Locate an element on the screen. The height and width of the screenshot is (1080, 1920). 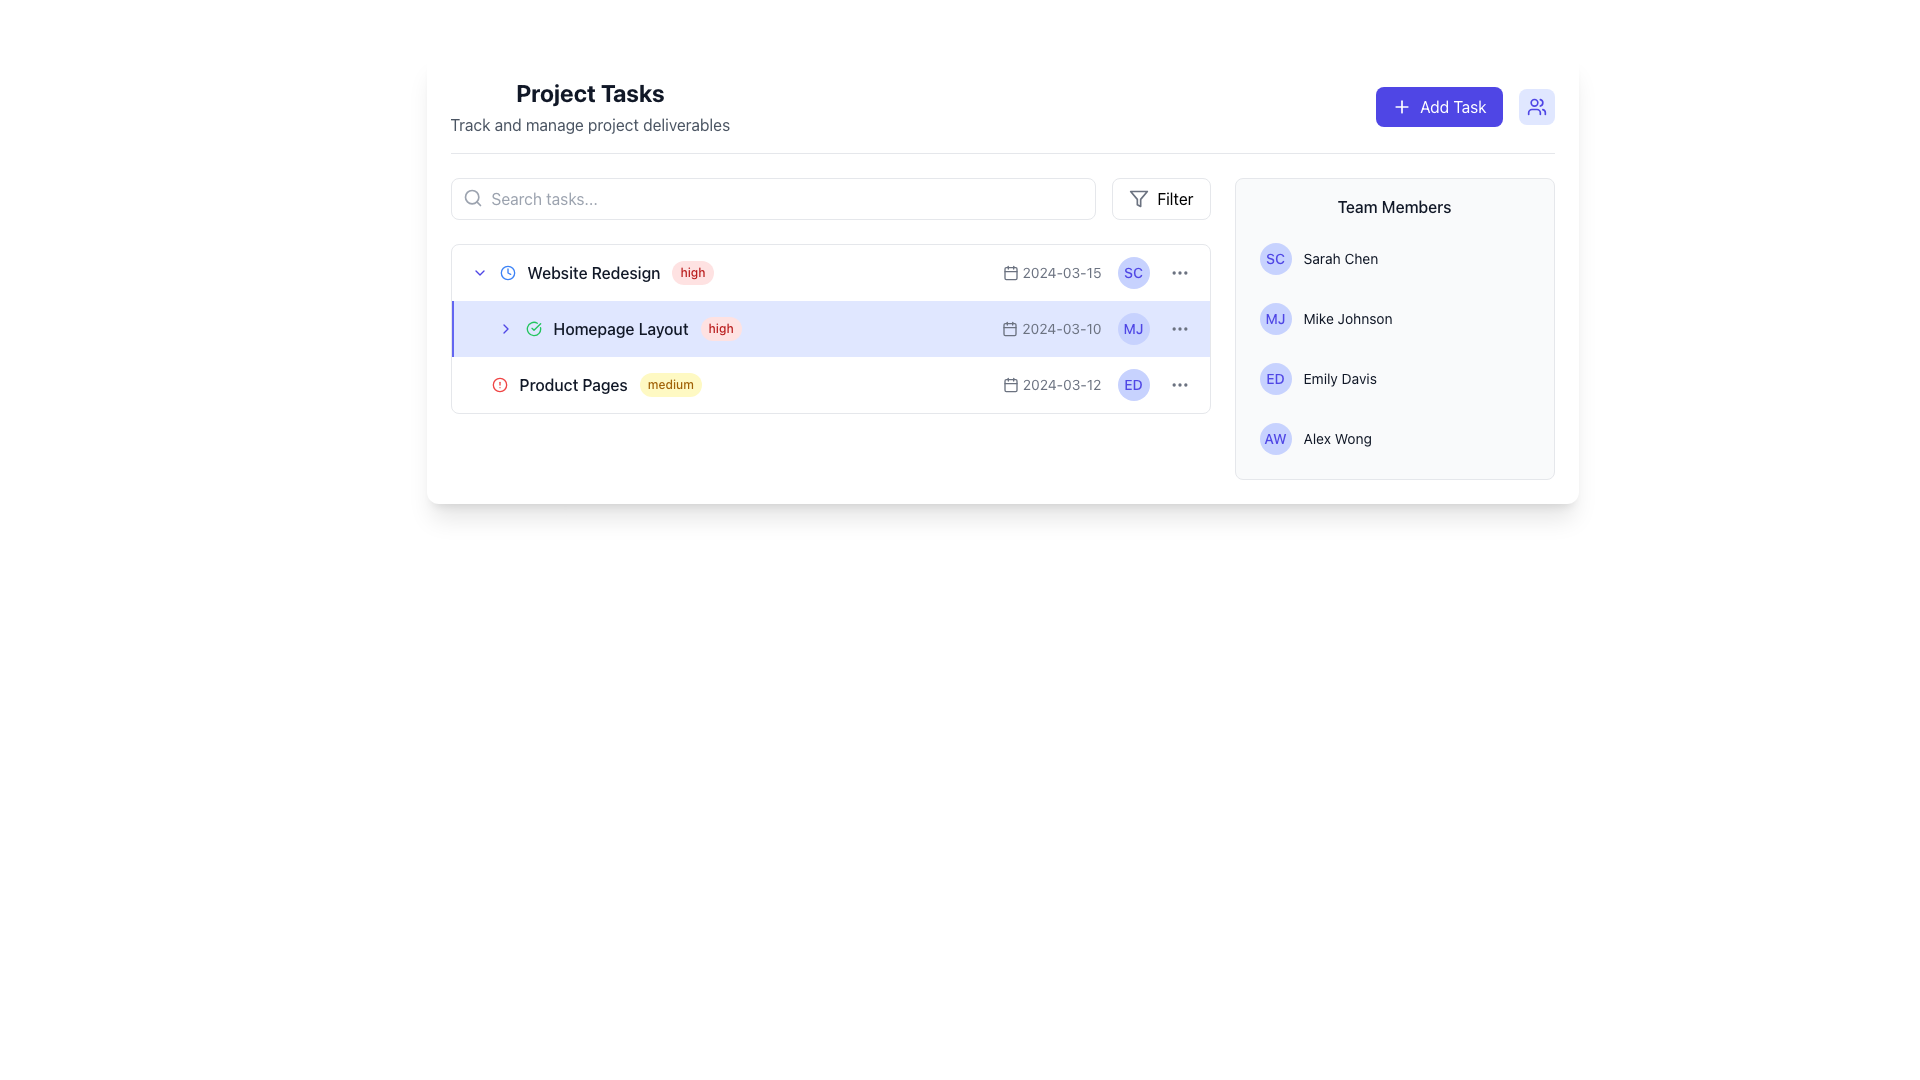
the third list item displaying user information in the 'Team Members' section, which identifies a team member by their name and initials, located between 'Mike Johnson' and 'Alex Wong' is located at coordinates (1393, 378).